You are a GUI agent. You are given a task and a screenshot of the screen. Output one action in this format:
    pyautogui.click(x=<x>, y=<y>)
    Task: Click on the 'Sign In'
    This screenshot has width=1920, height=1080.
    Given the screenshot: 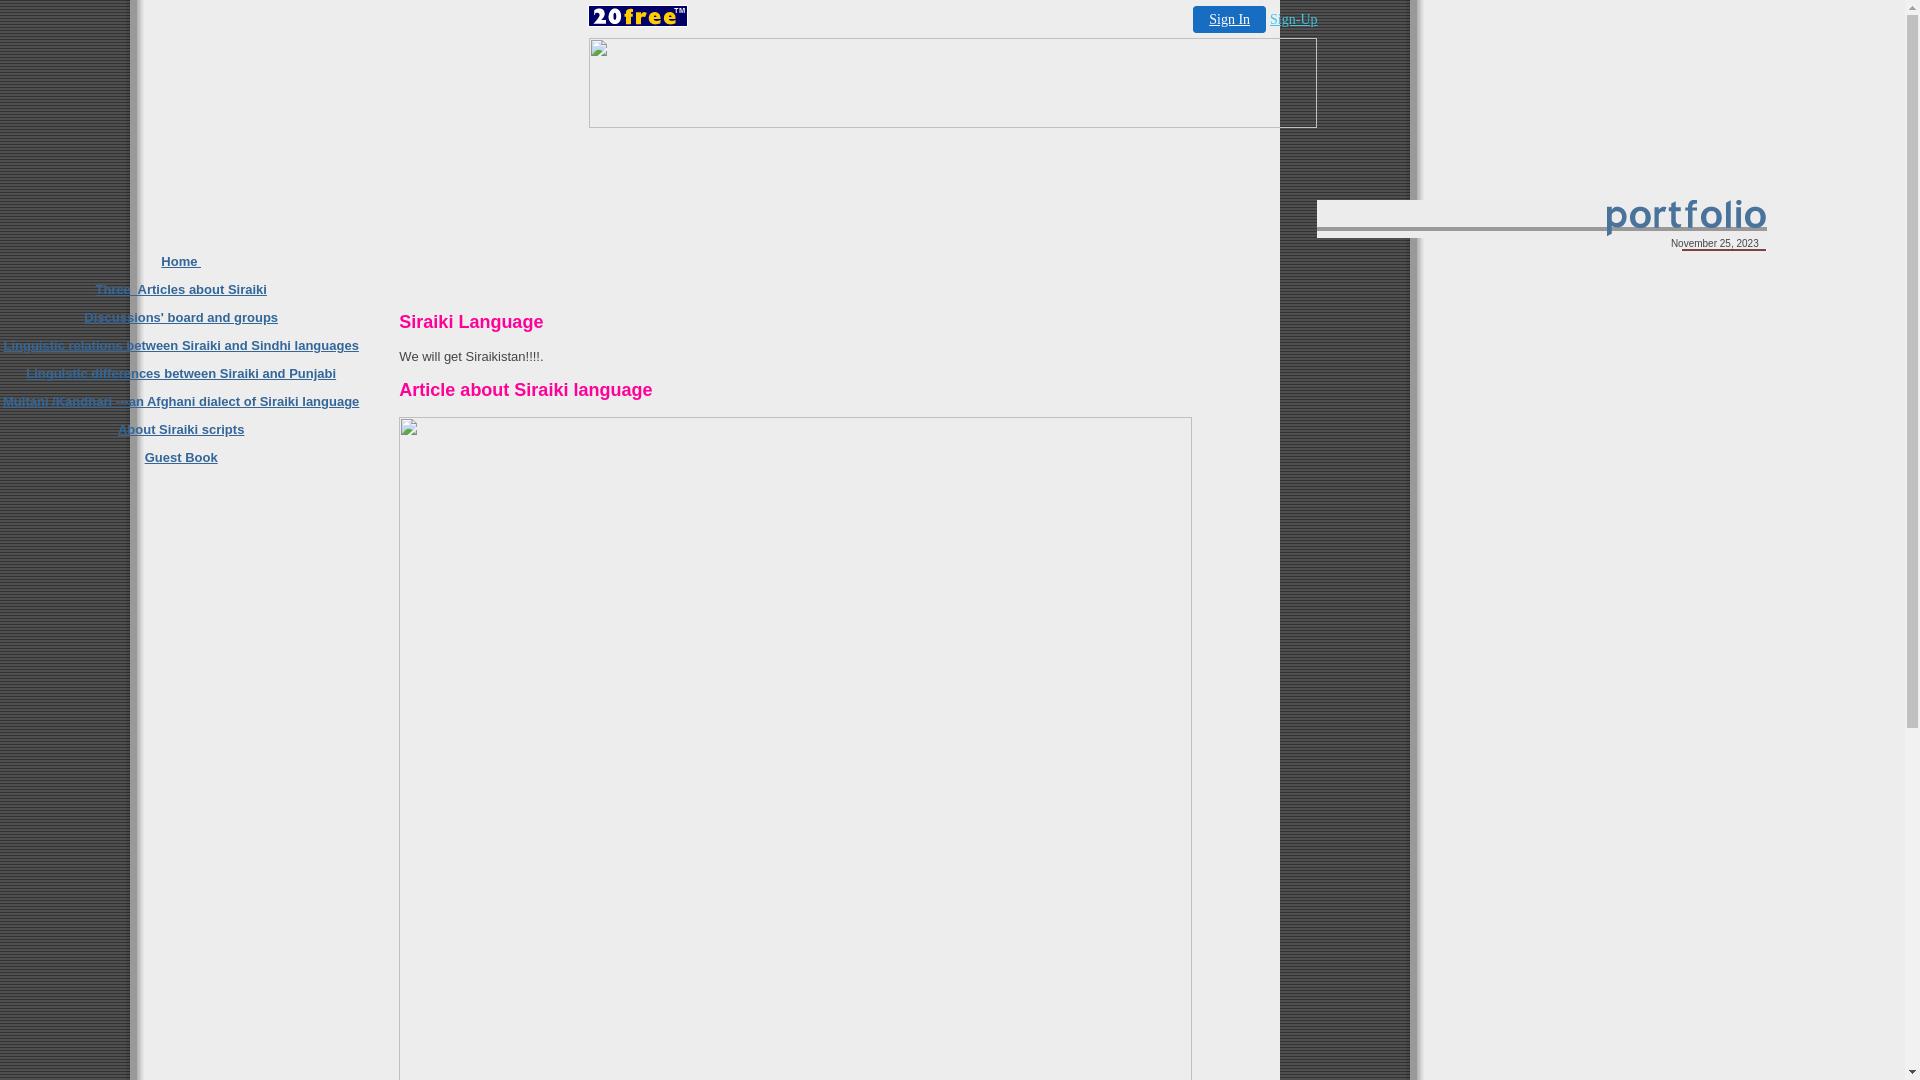 What is the action you would take?
    pyautogui.click(x=1228, y=19)
    